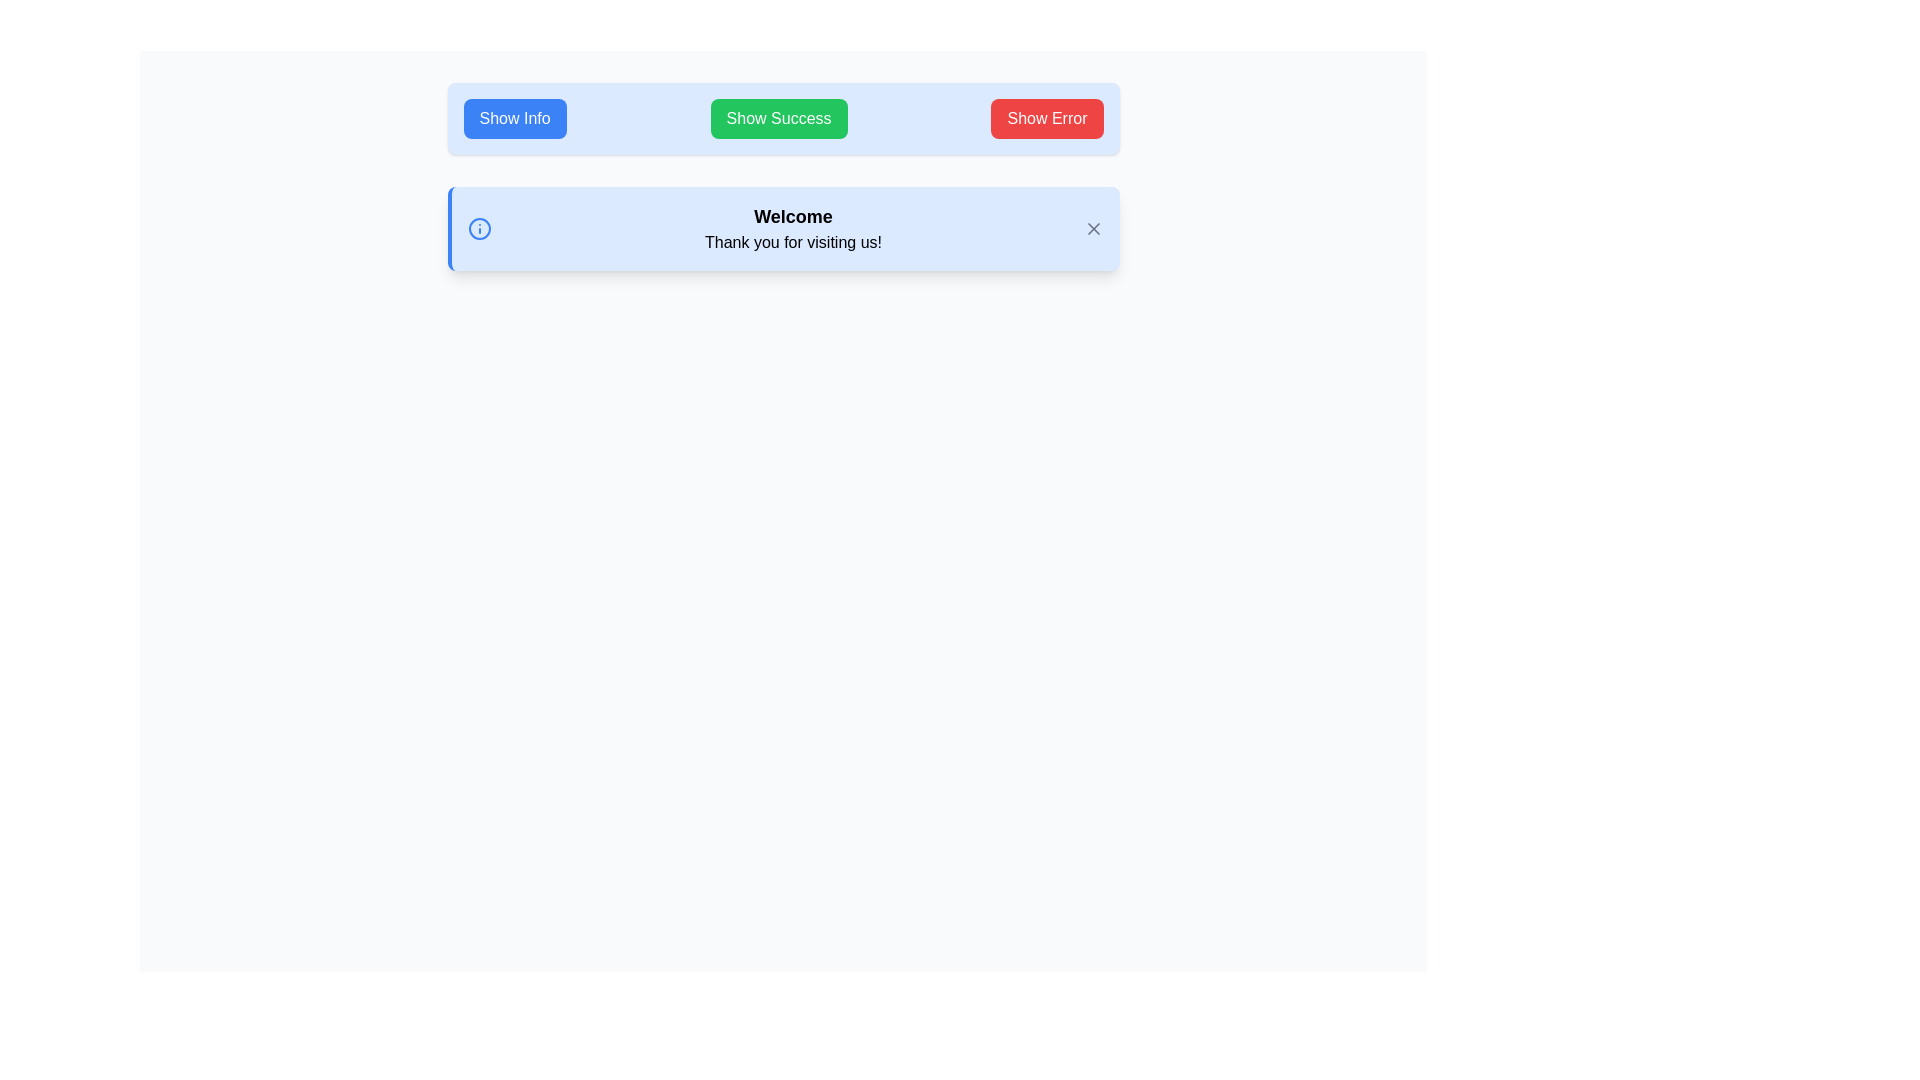 This screenshot has width=1920, height=1080. What do you see at coordinates (1092, 227) in the screenshot?
I see `the close button located at the top-right corner of the notification box` at bounding box center [1092, 227].